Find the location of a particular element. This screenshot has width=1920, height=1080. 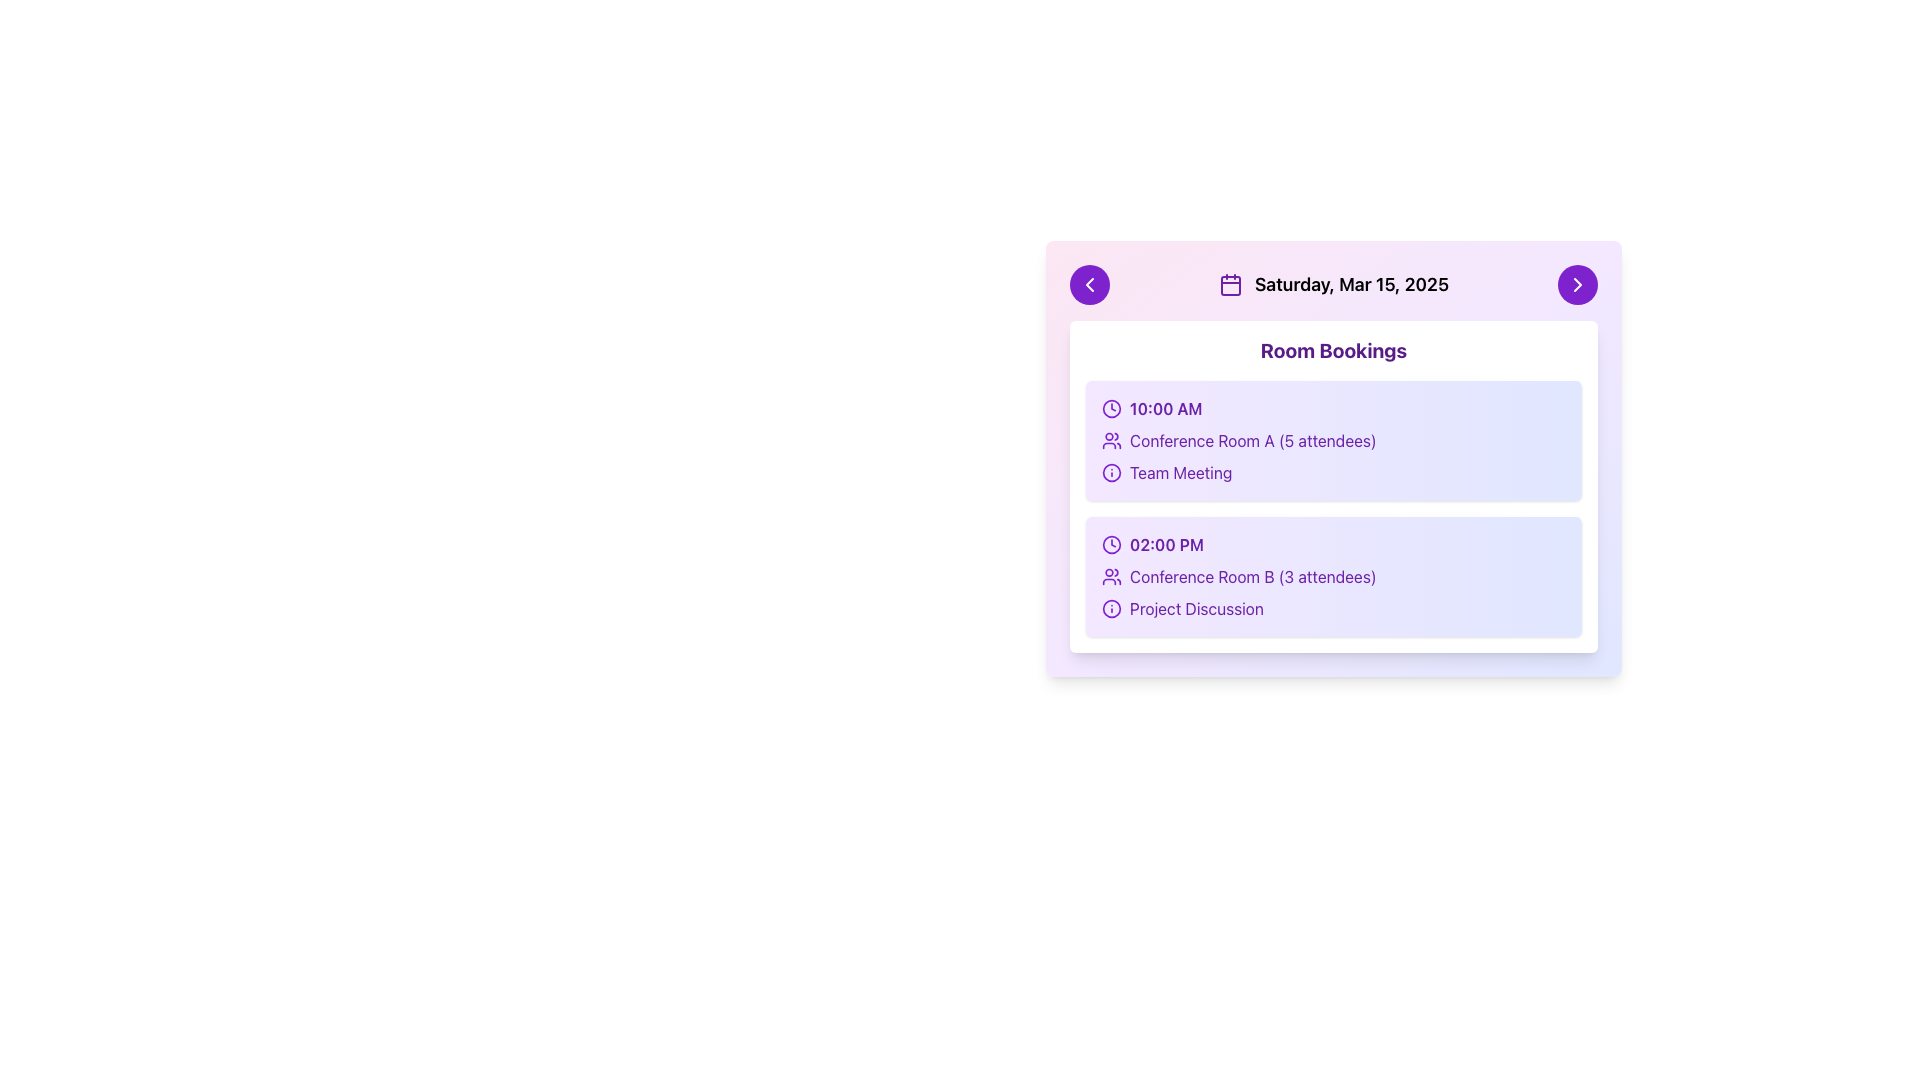

the purple group of people icon associated with the text 'Conference Room A (5 attendees)' is located at coordinates (1111, 439).